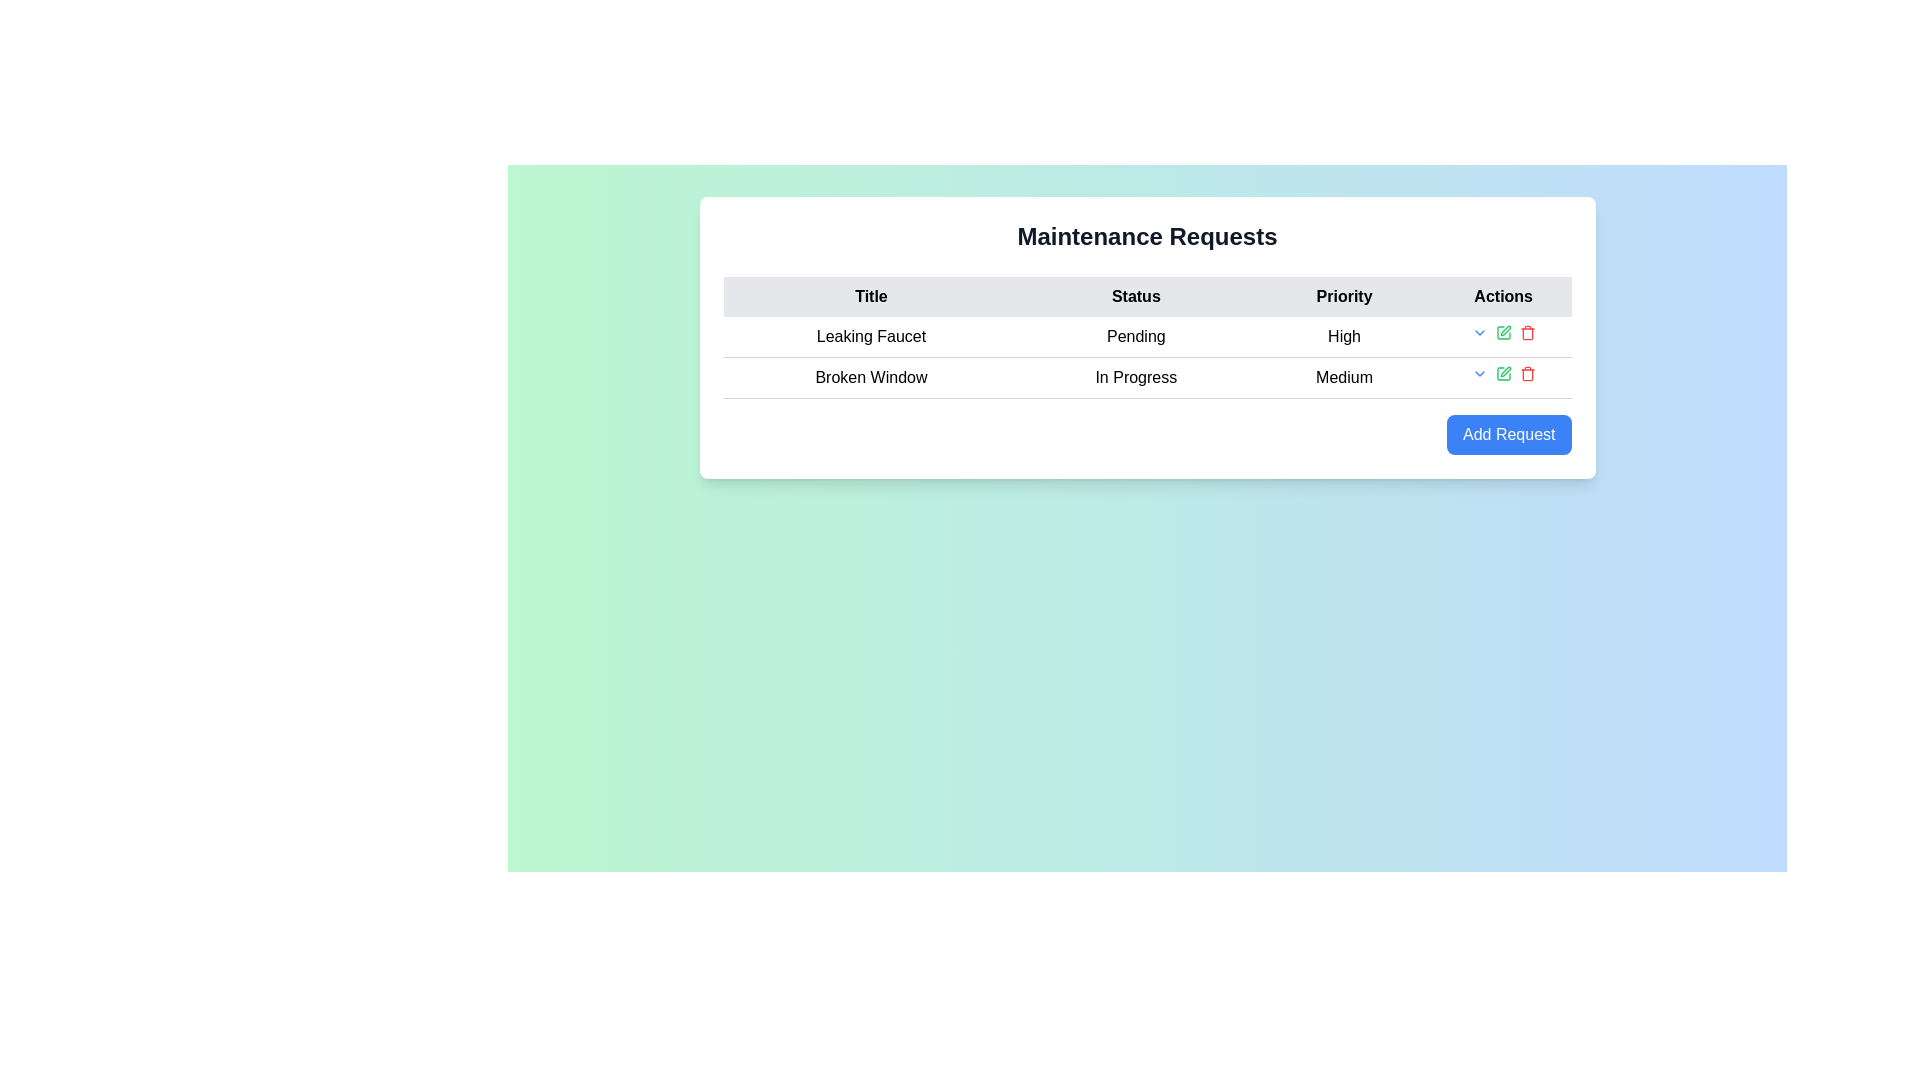 This screenshot has height=1080, width=1920. I want to click on the edit button located in the 'Actions' column of the second row for the 'Broken Window' request, so click(1503, 374).